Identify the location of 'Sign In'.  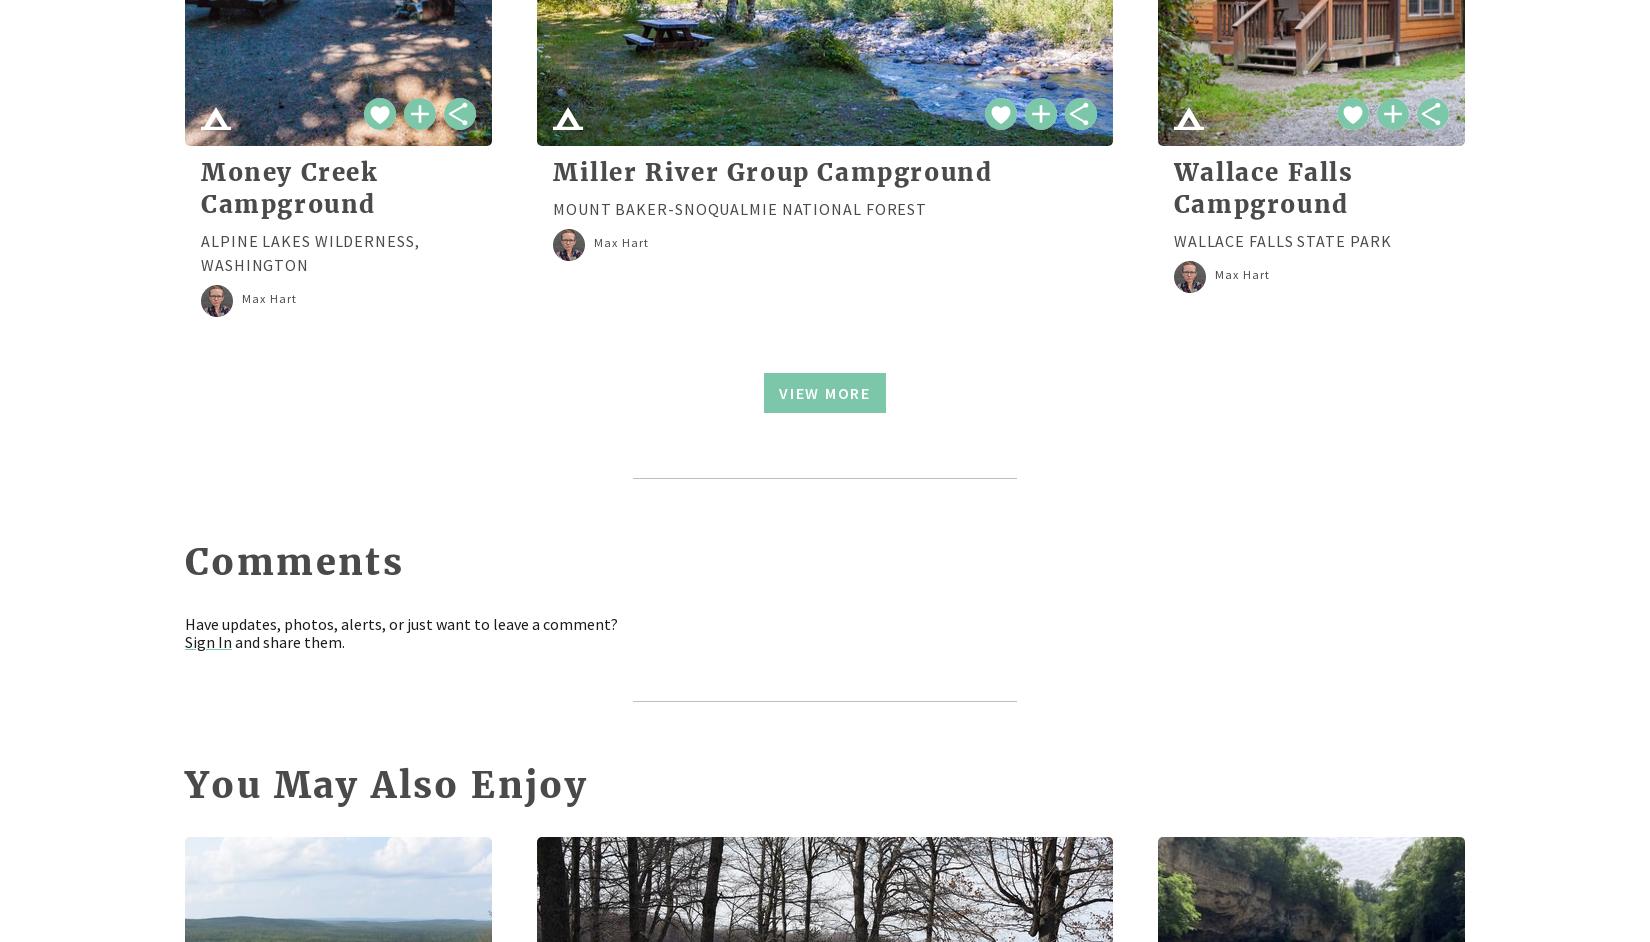
(184, 640).